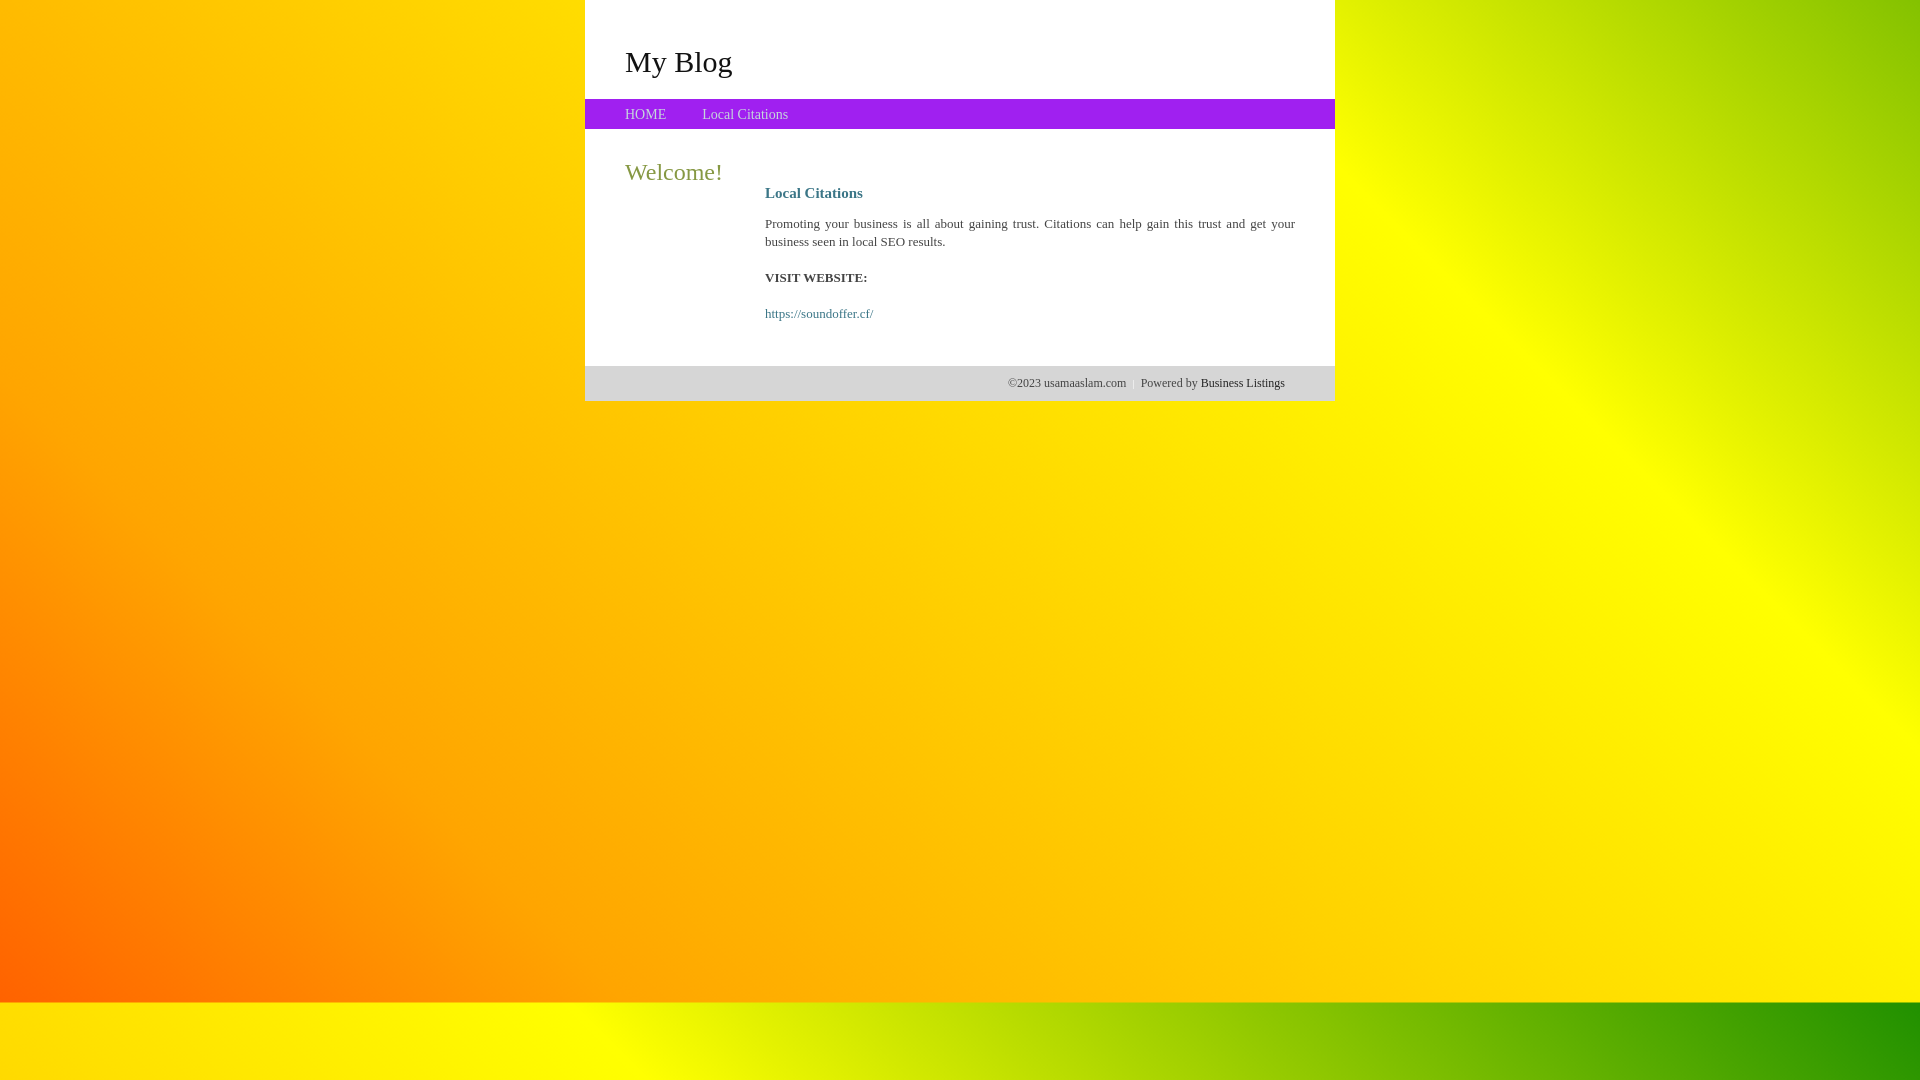  Describe the element at coordinates (623, 60) in the screenshot. I see `'My Blog'` at that location.